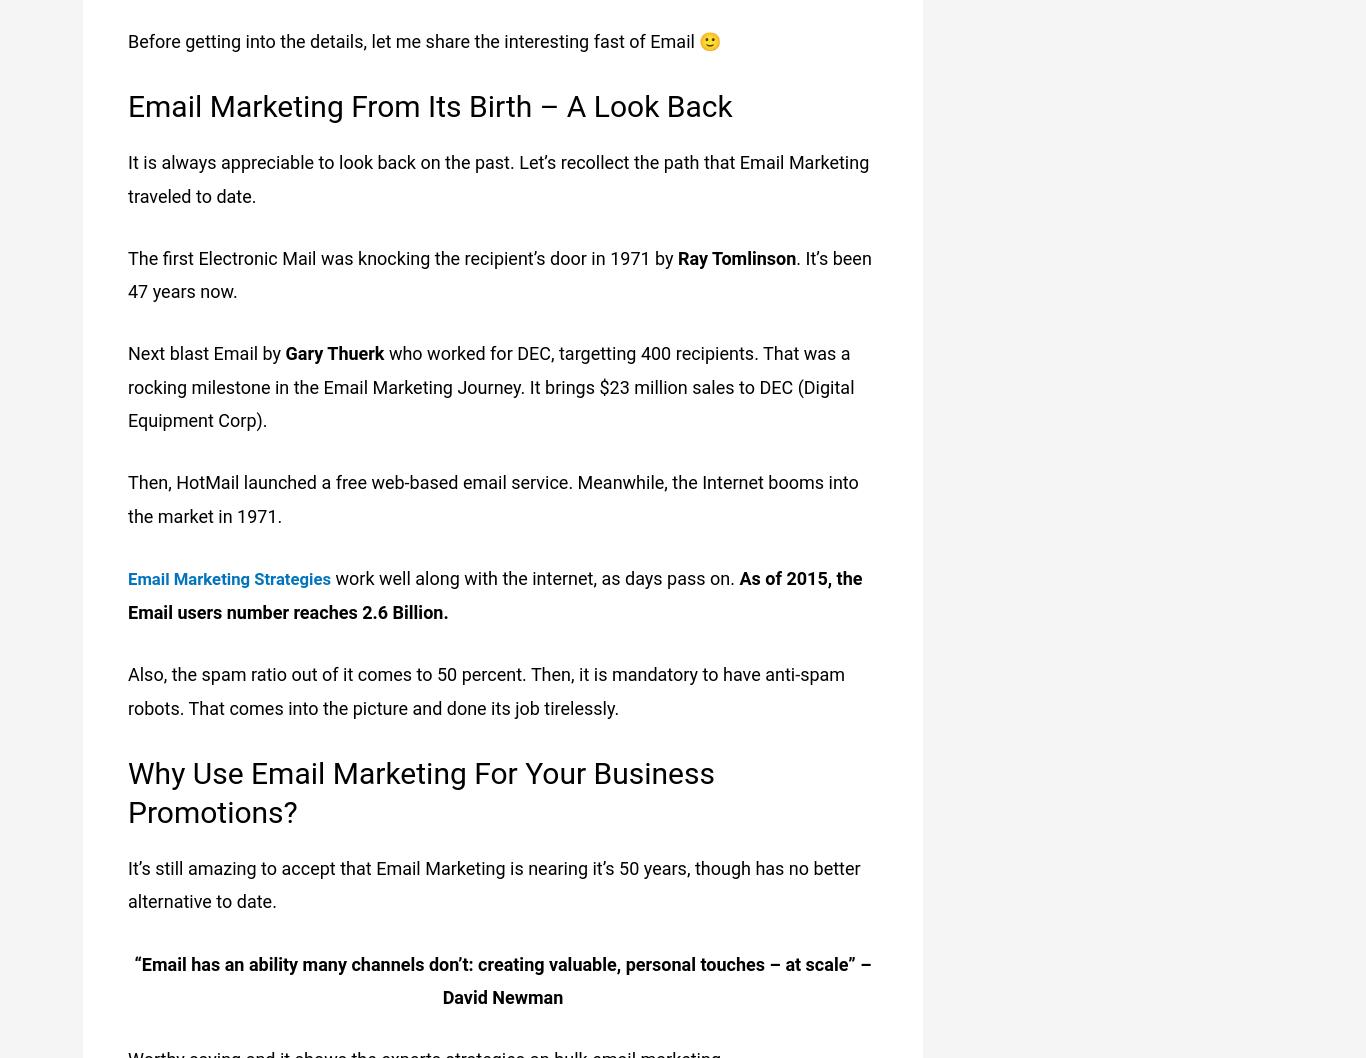  Describe the element at coordinates (551, 577) in the screenshot. I see `'work well along with the internet, as days pass on.'` at that location.